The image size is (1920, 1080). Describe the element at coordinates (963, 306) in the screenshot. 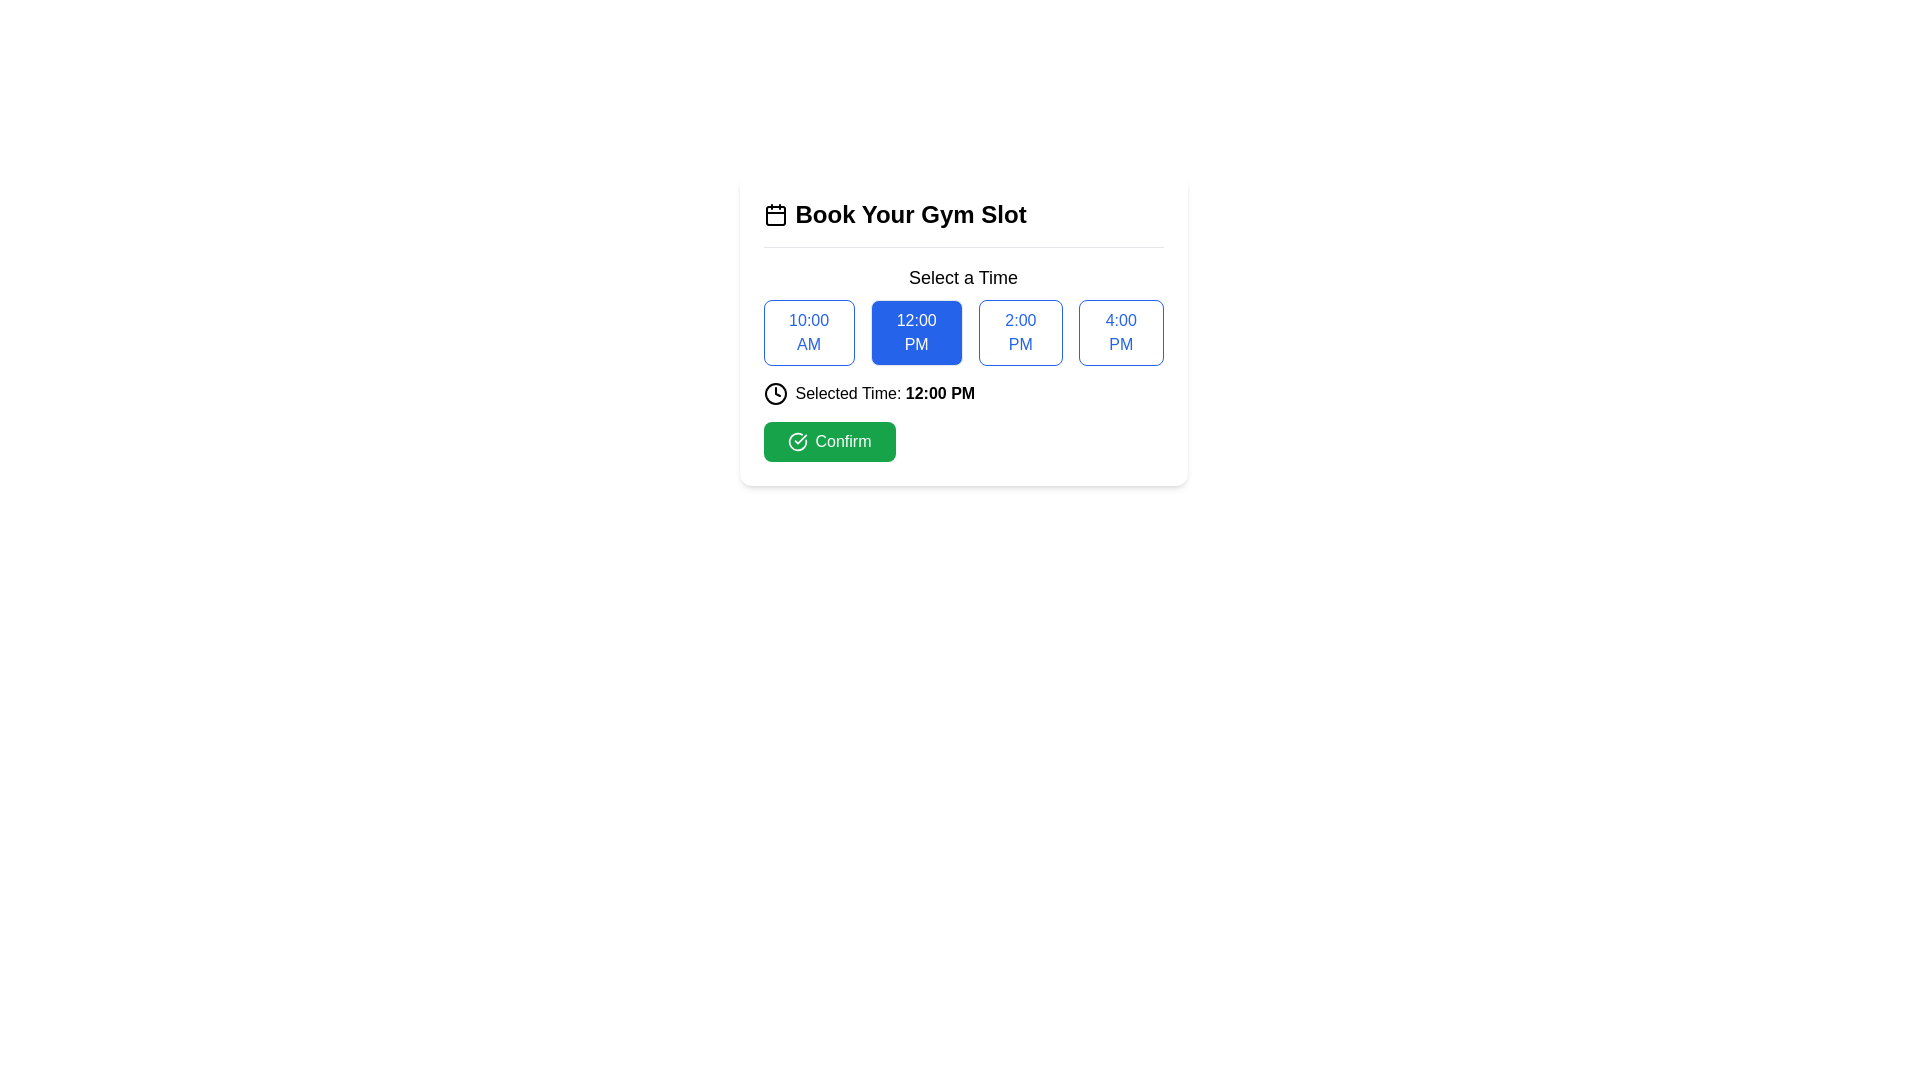

I see `the button indicating the currently selected time slot '12:00 PM' in the time selection interface, located below the 'Select a Time' title` at that location.